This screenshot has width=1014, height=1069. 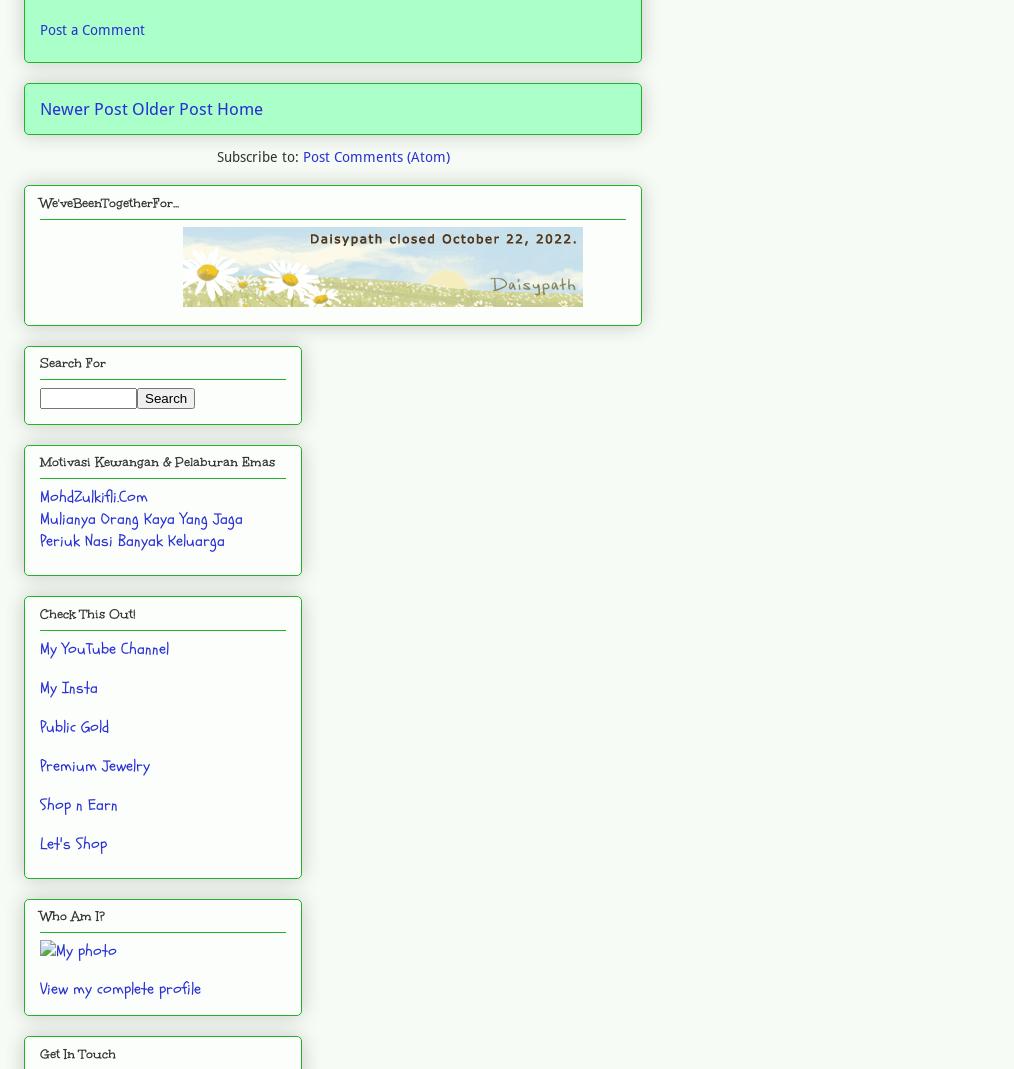 What do you see at coordinates (374, 157) in the screenshot?
I see `'Post Comments (Atom)'` at bounding box center [374, 157].